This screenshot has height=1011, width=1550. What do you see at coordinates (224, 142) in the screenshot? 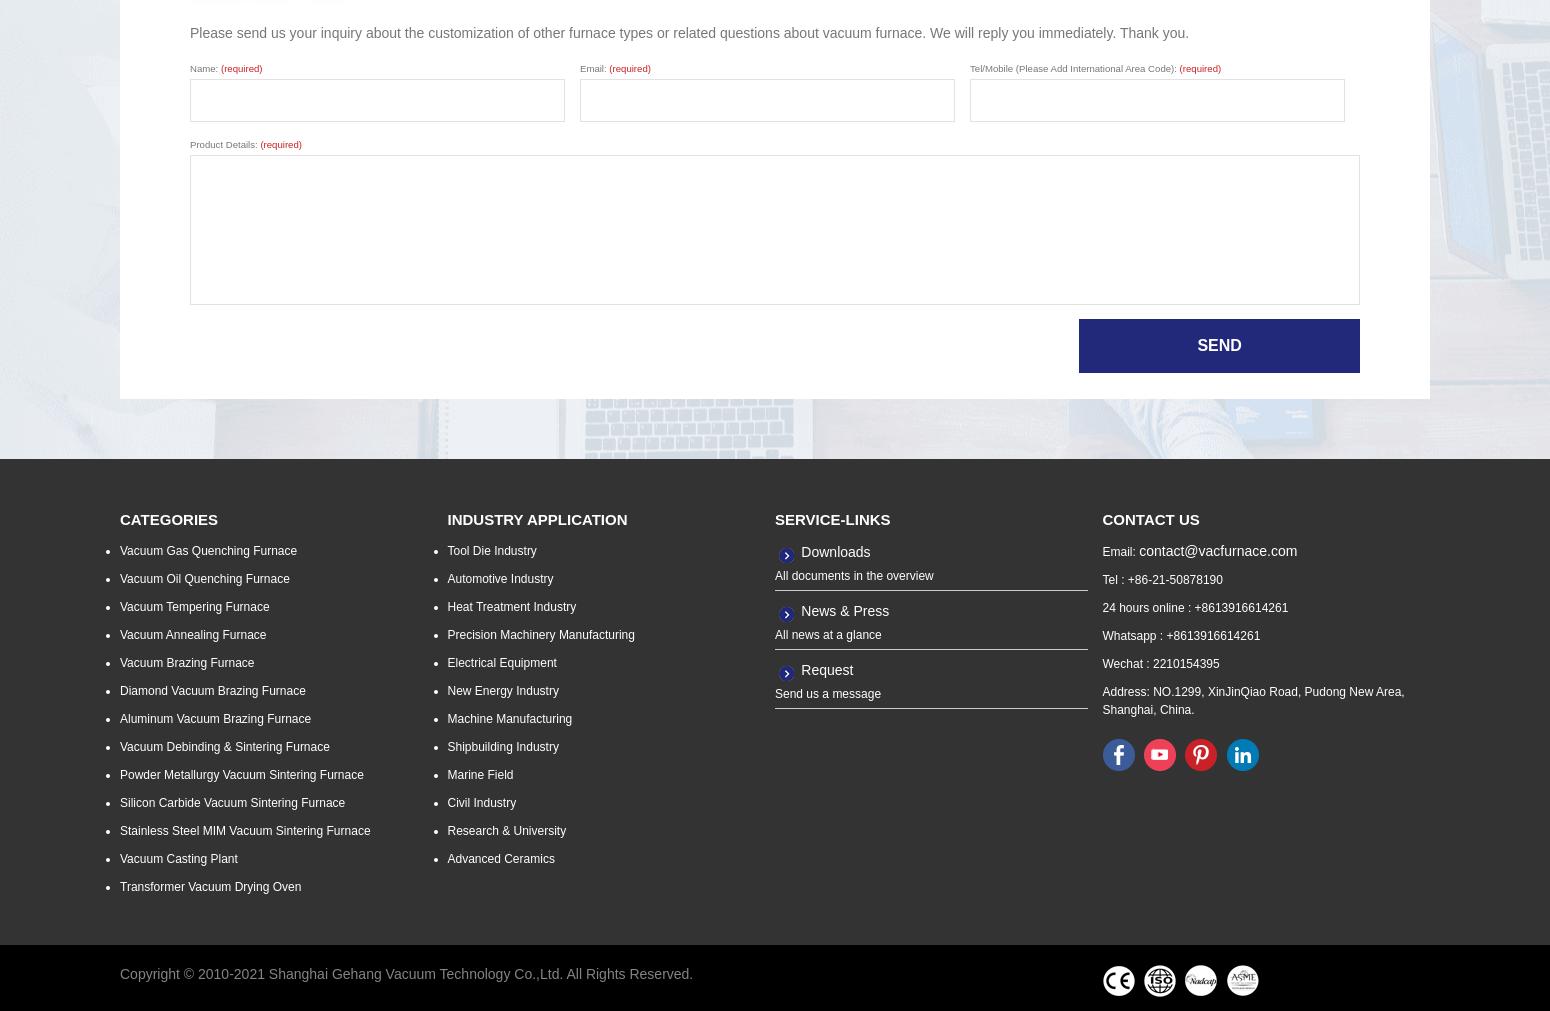
I see `'Product Details:'` at bounding box center [224, 142].